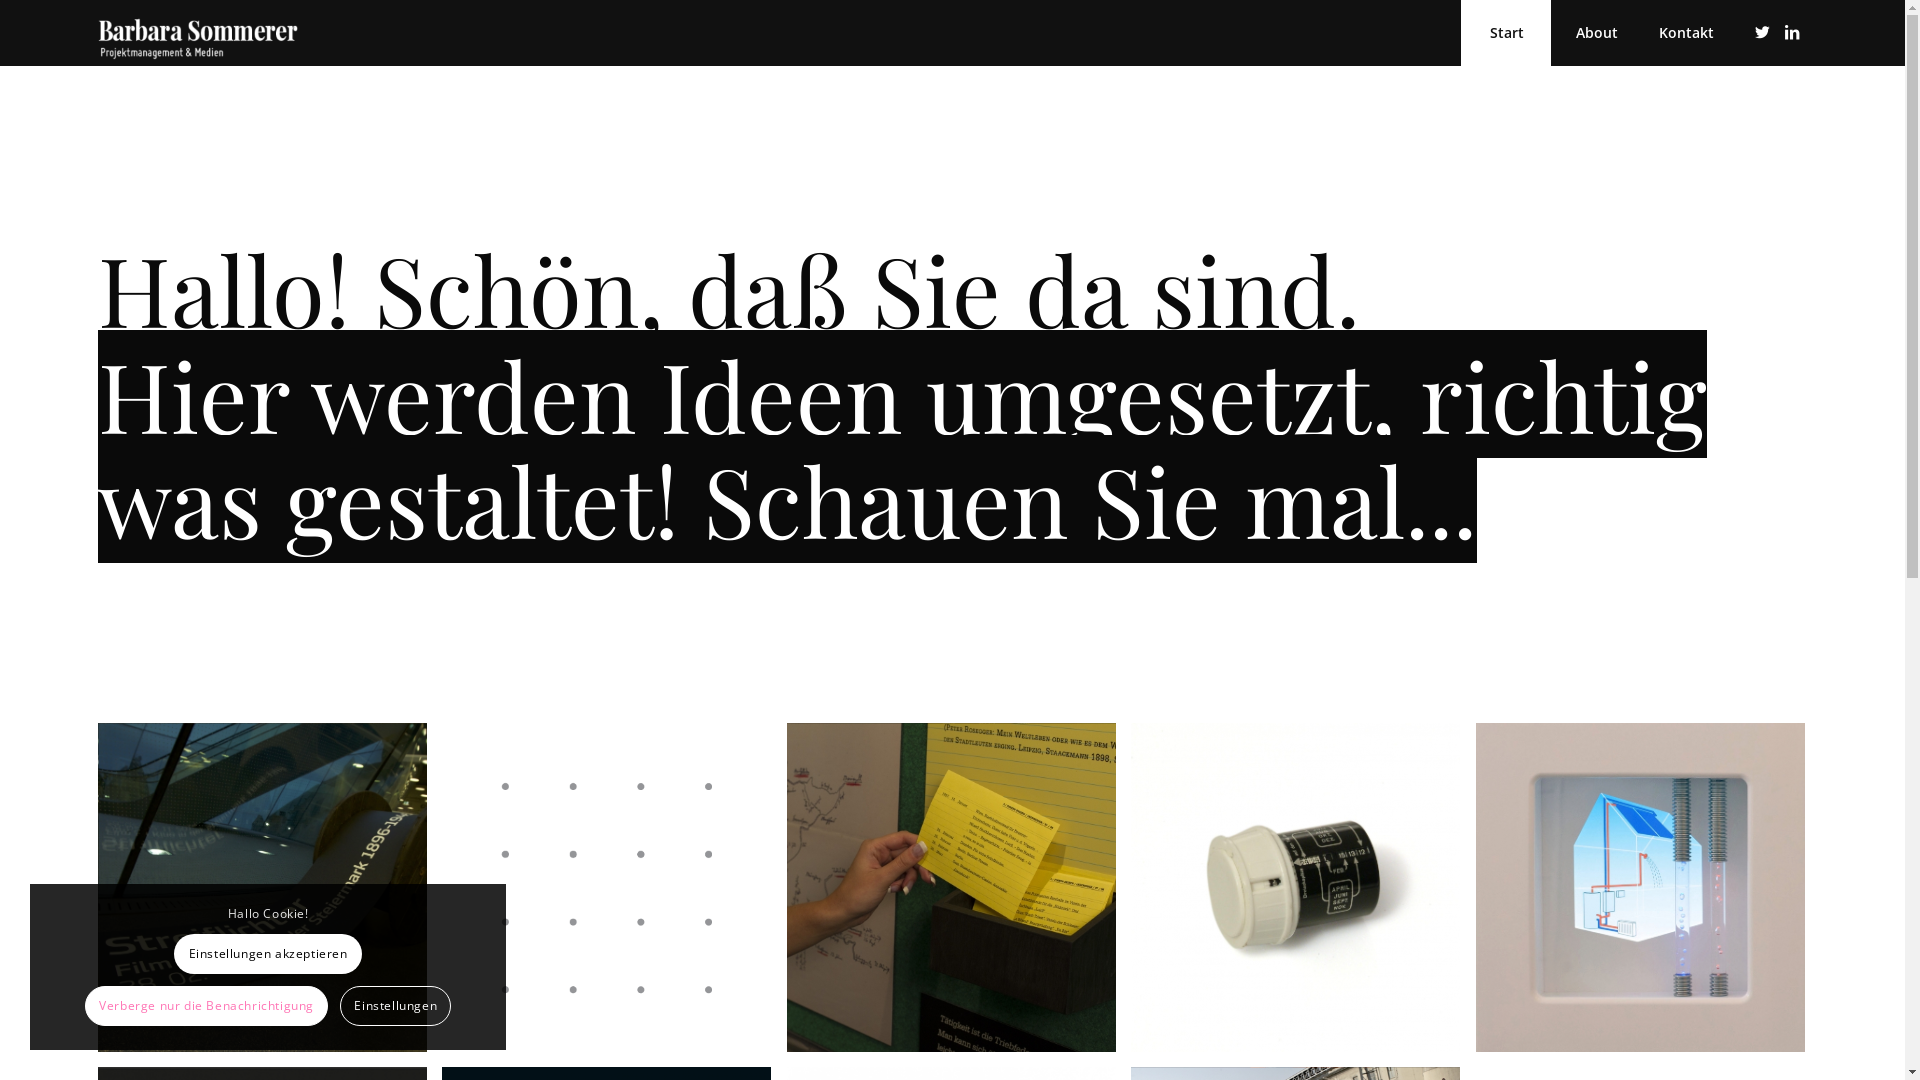  Describe the element at coordinates (1776, 31) in the screenshot. I see `'LinkedIn'` at that location.